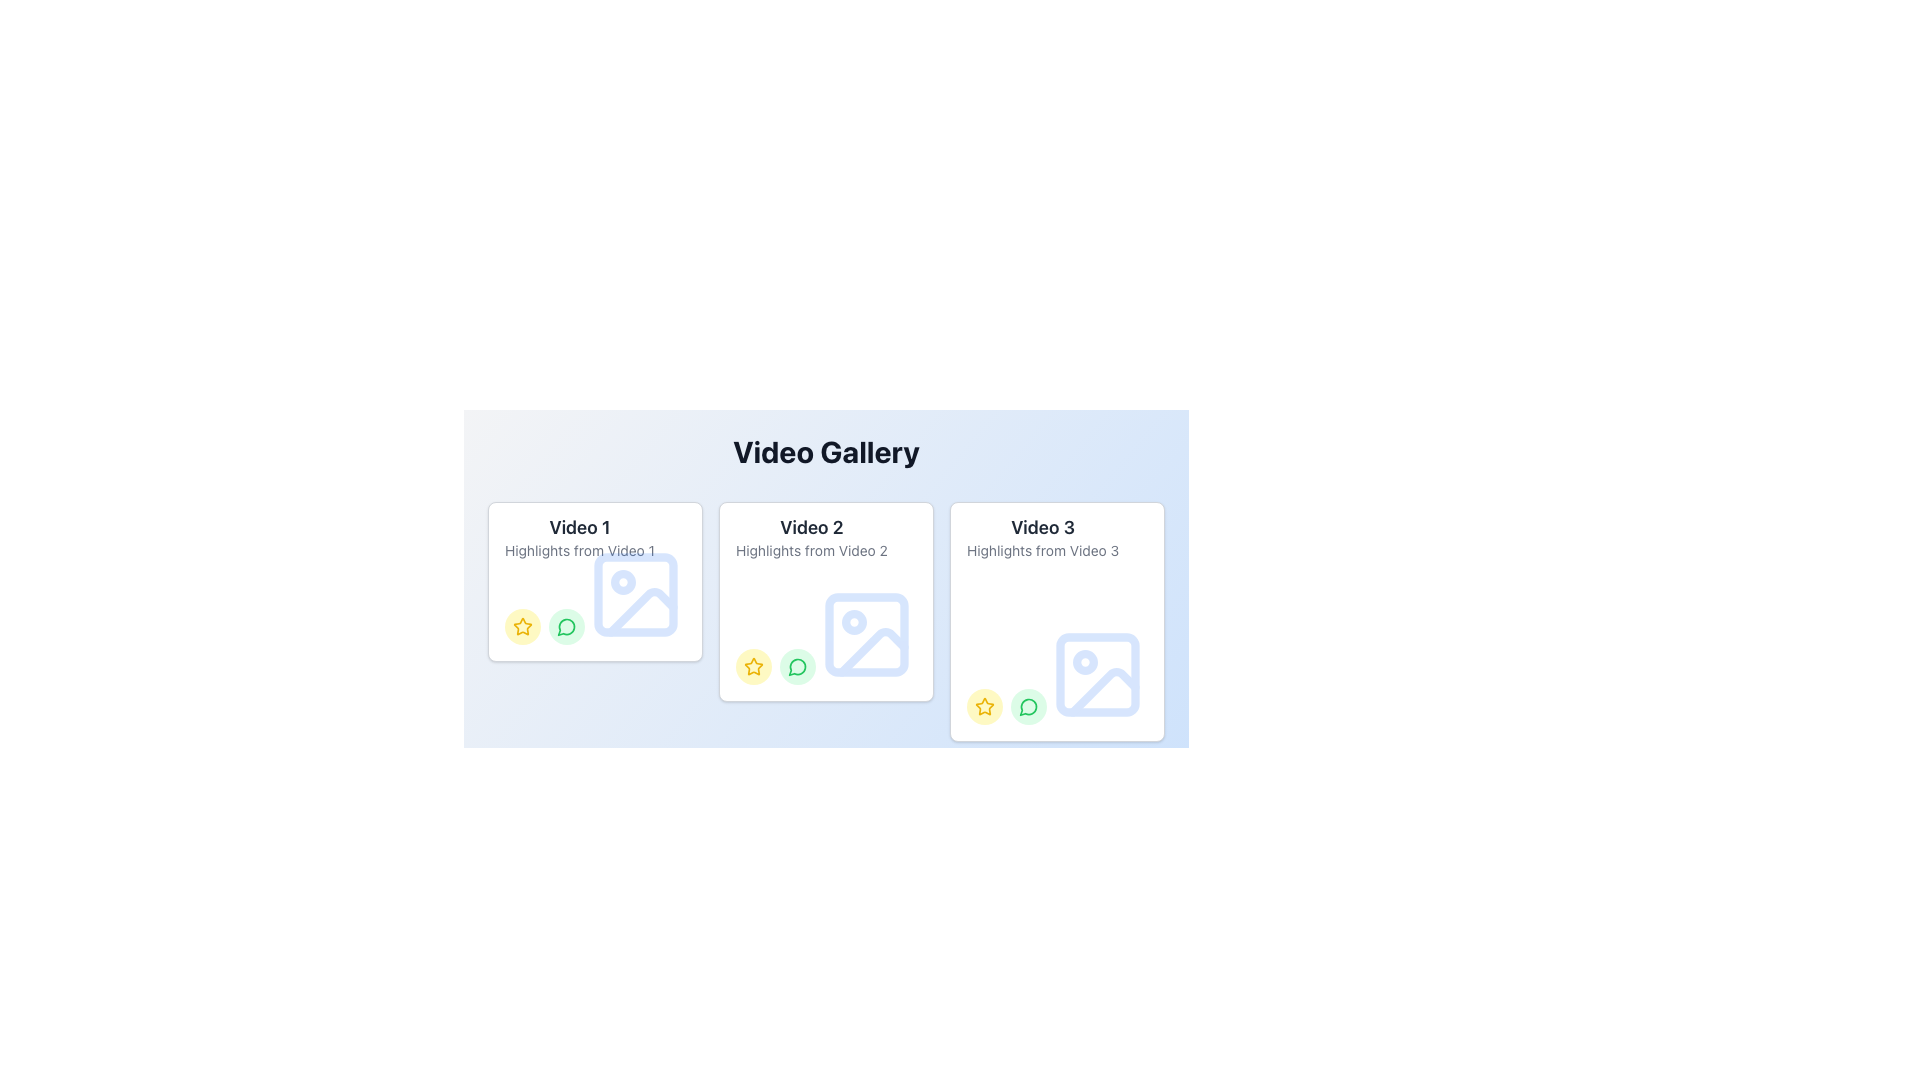 This screenshot has width=1920, height=1080. I want to click on the yellow star icon button with rounded edges located in the lower-left corner of the card labeled 'Video 3', so click(752, 667).